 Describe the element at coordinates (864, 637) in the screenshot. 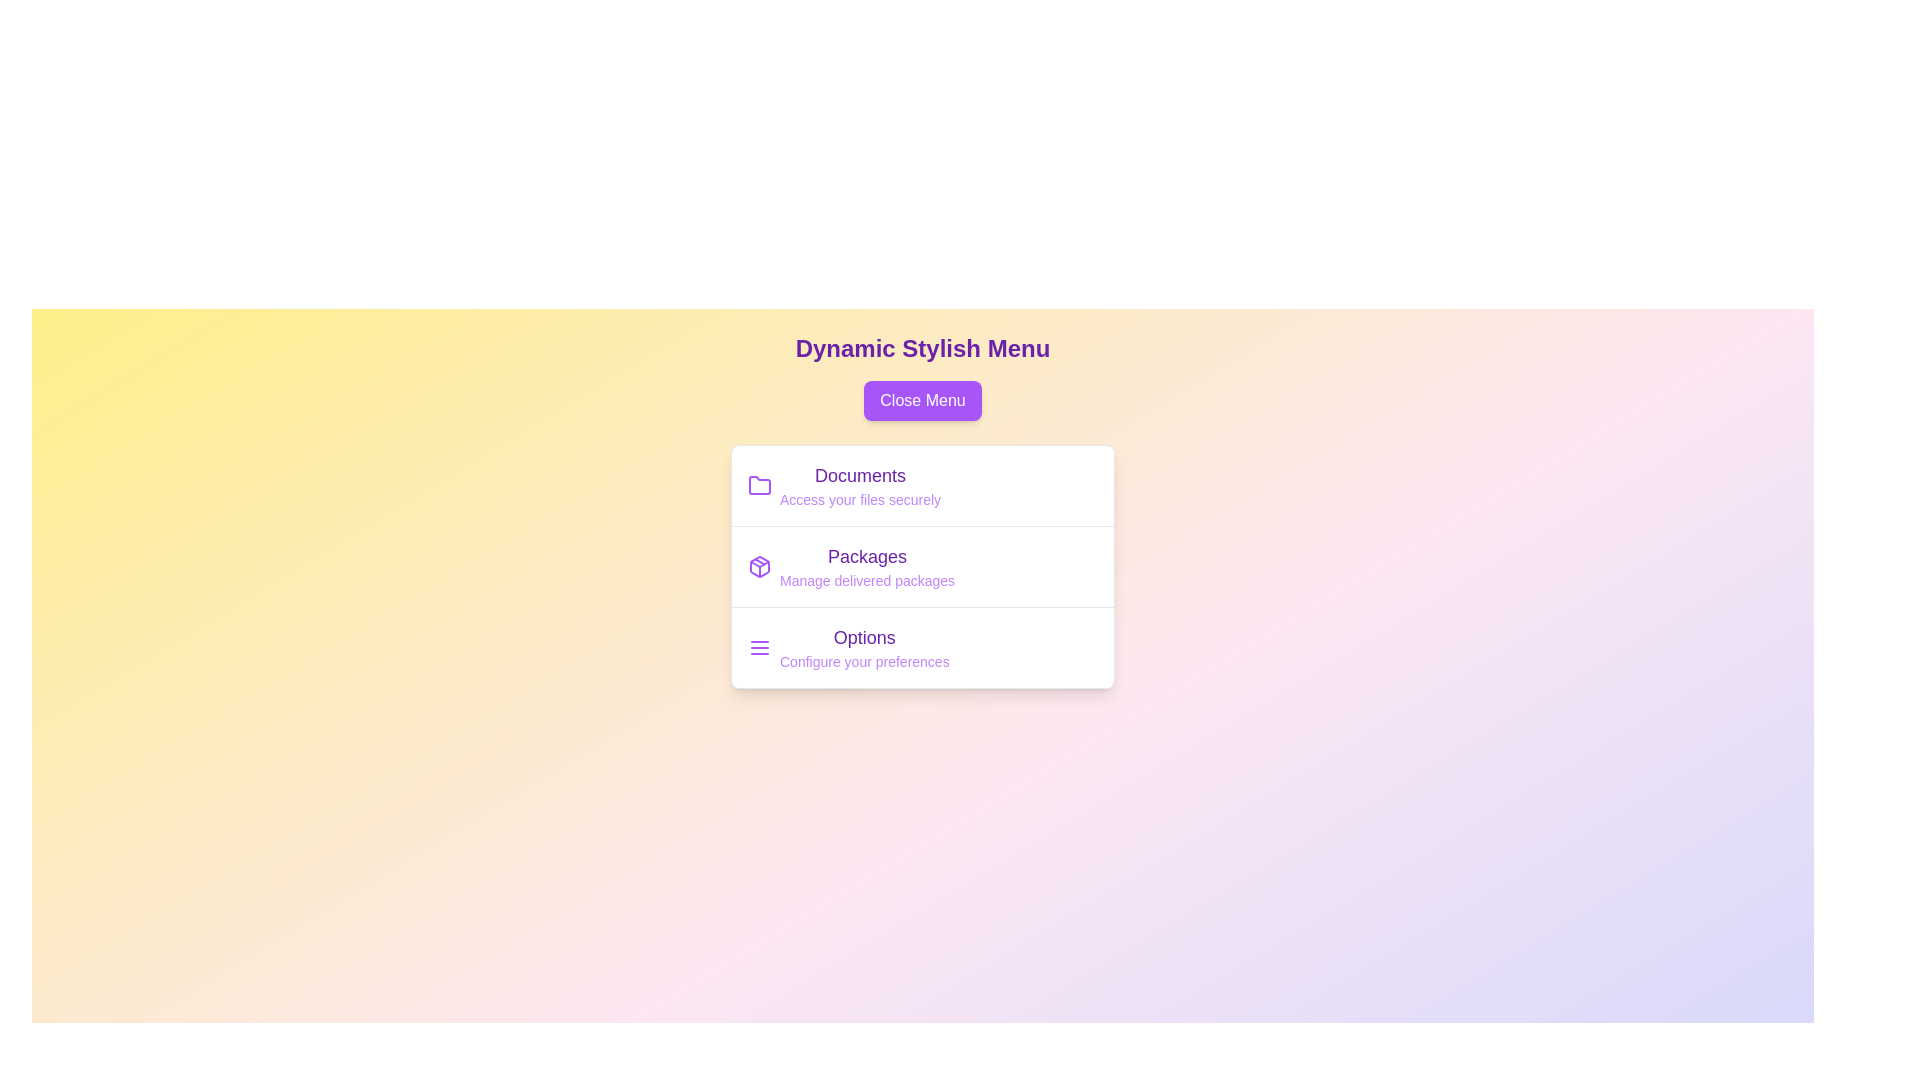

I see `the menu item Options to select it` at that location.